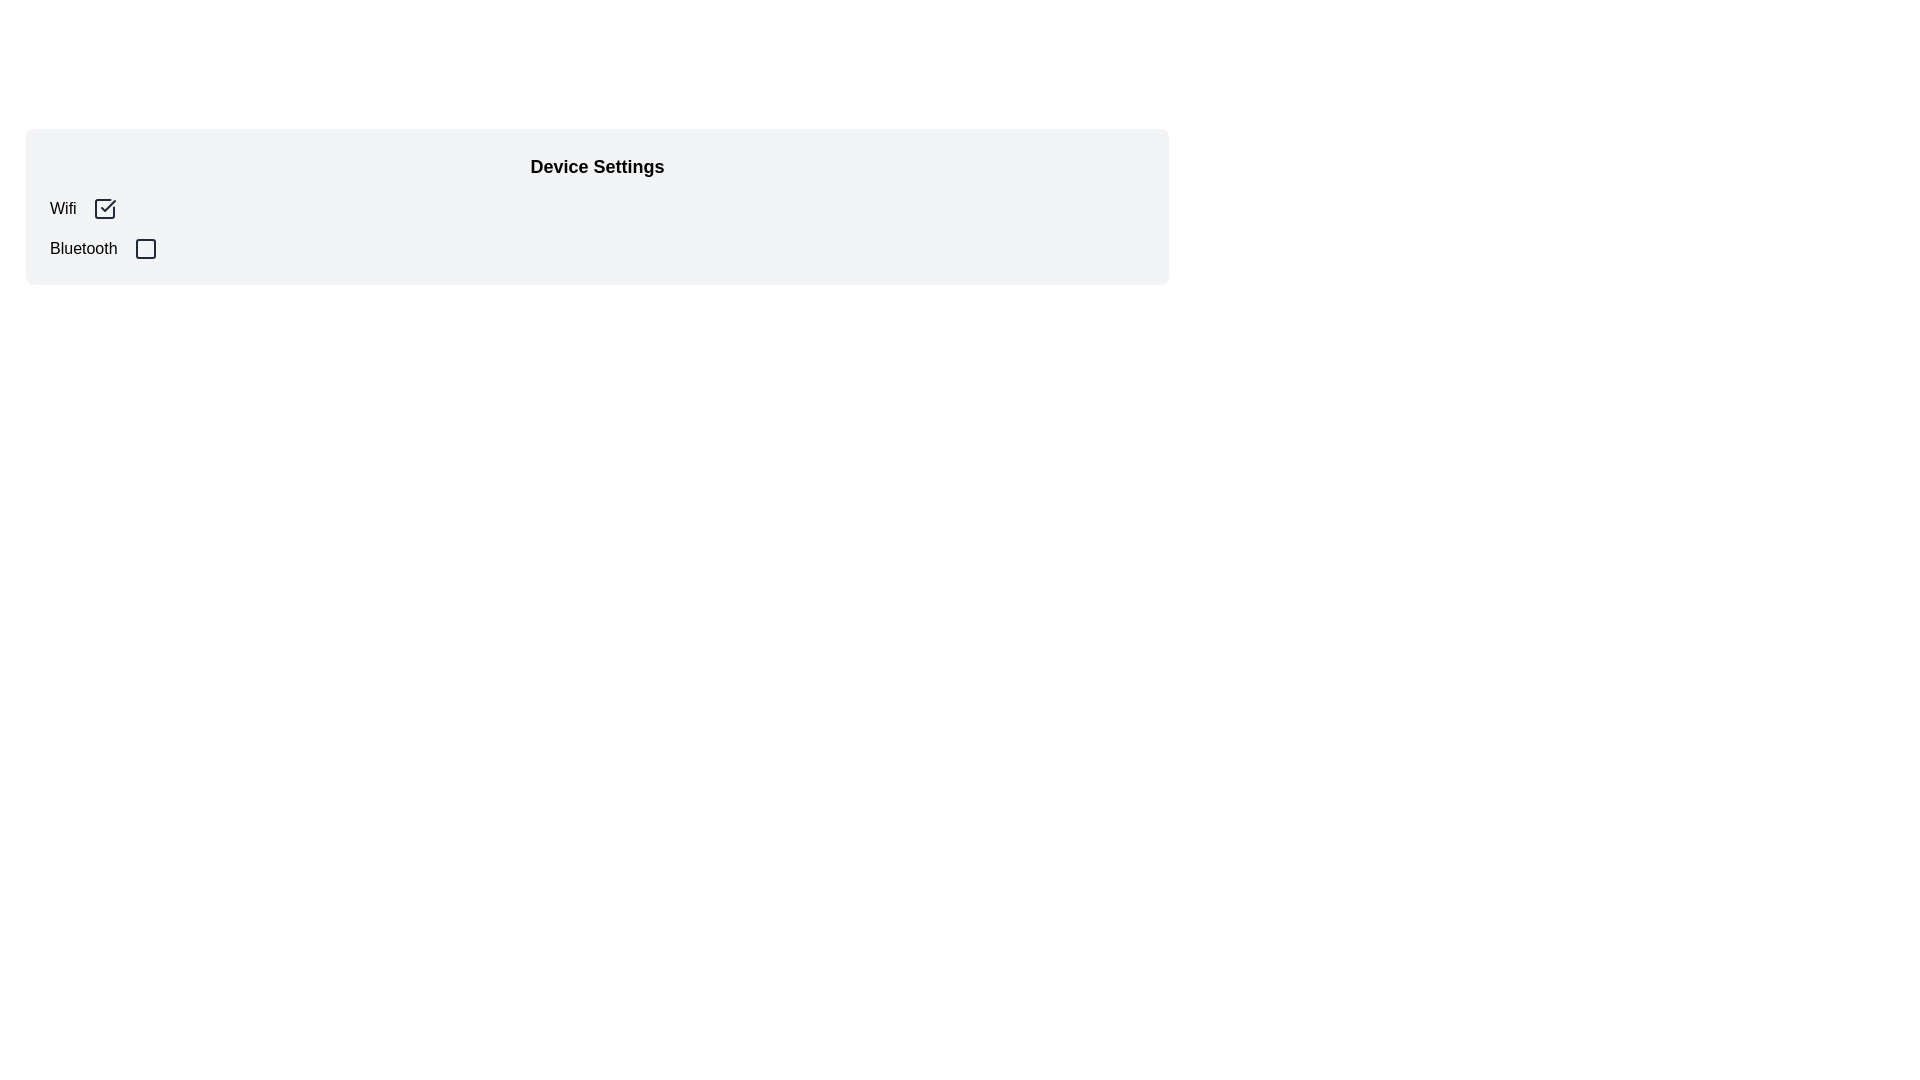 The height and width of the screenshot is (1080, 1920). What do you see at coordinates (103, 208) in the screenshot?
I see `the checkbox with a checkmark beside the 'Wifi' label in the 'Device Settings' section` at bounding box center [103, 208].